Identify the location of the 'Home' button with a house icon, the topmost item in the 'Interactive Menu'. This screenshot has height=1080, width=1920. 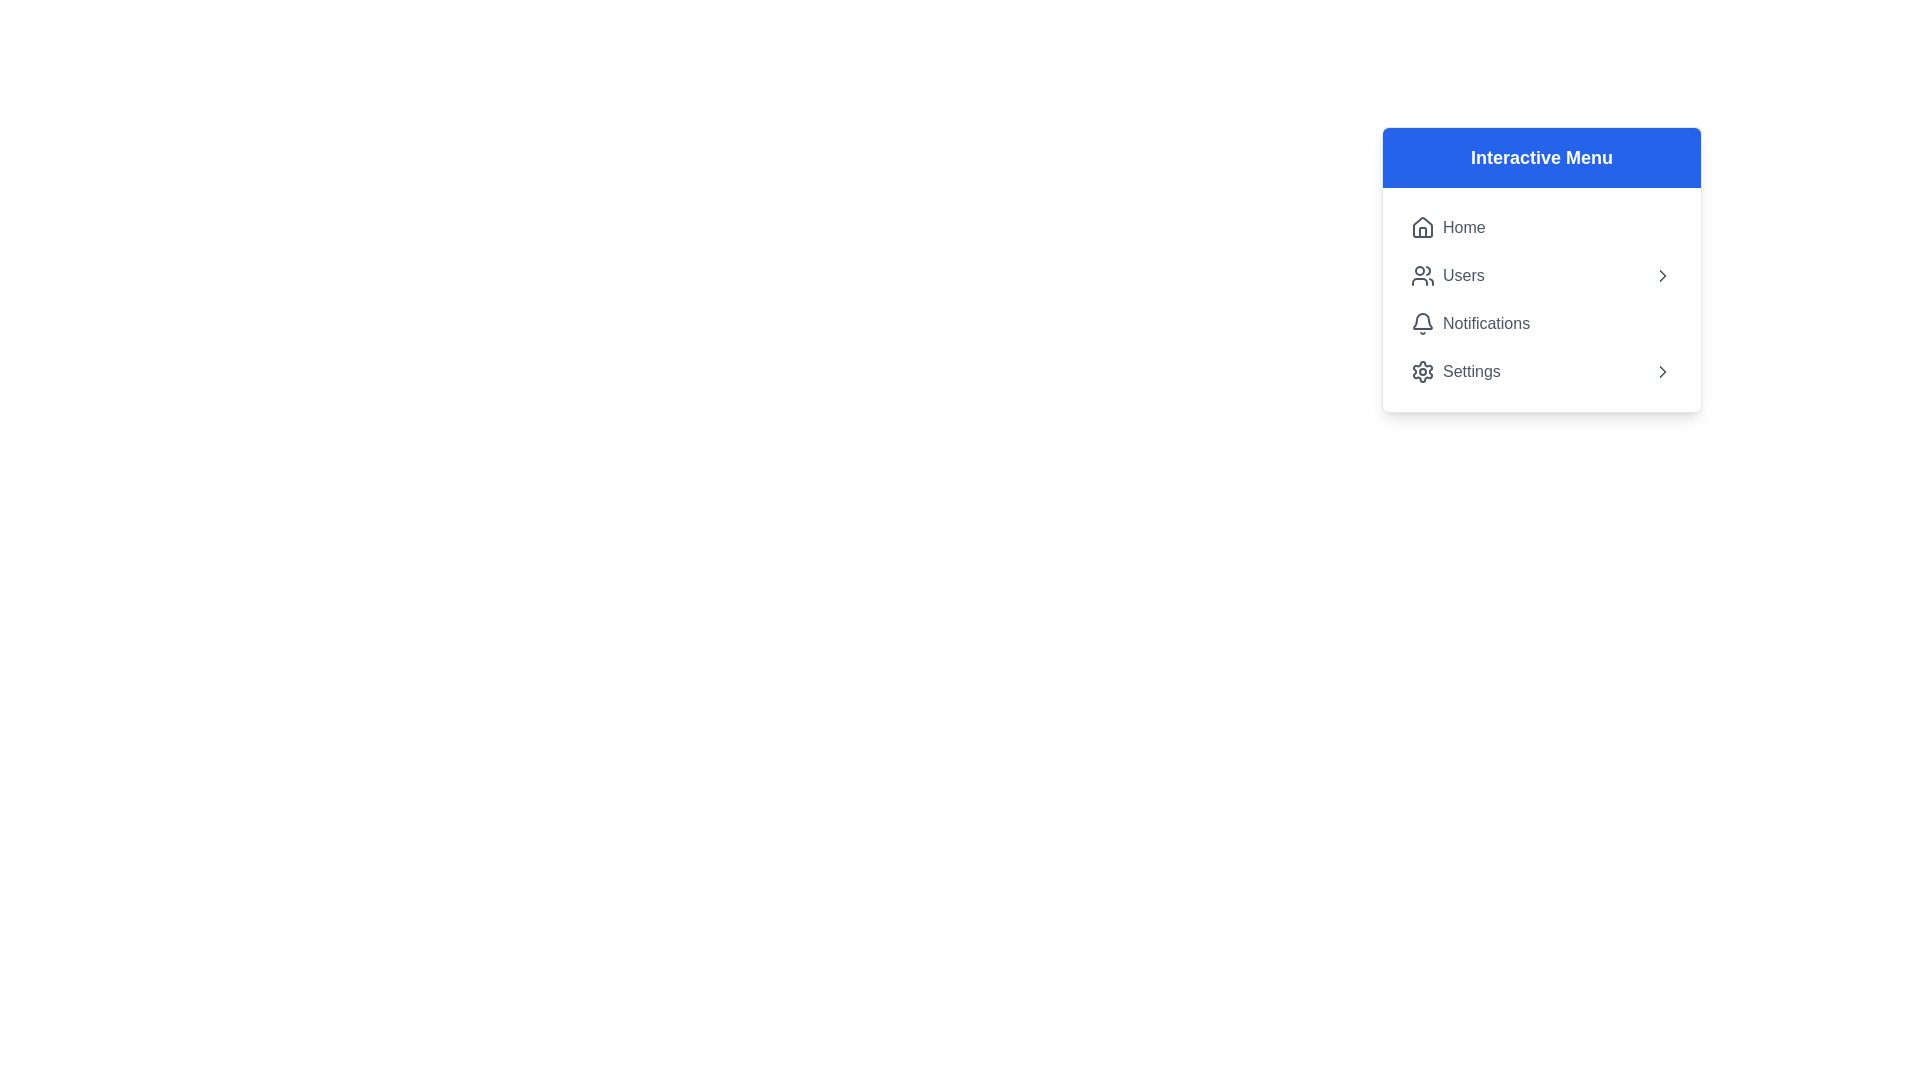
(1448, 226).